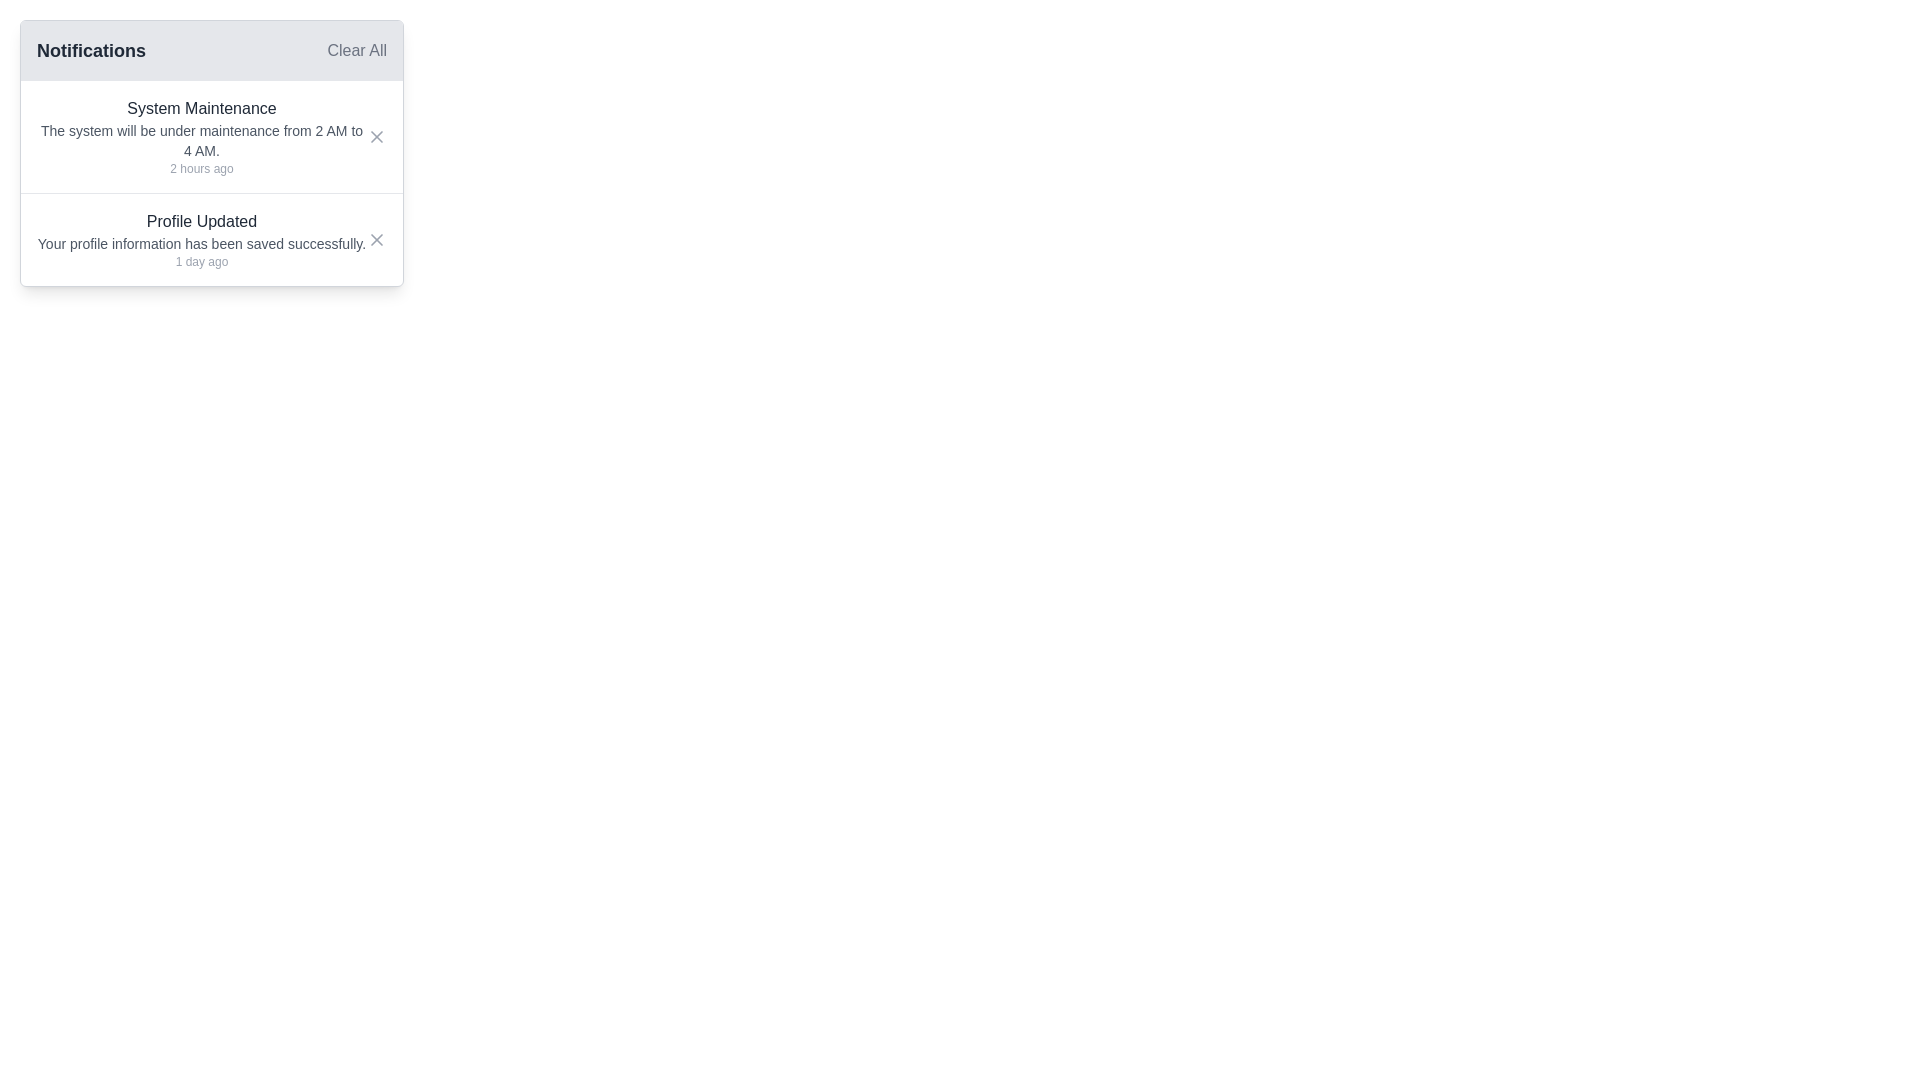  Describe the element at coordinates (201, 261) in the screenshot. I see `the static text label that indicates the time elapsed since the 'Profile Updated' notification was triggered, located at the bottom of the notification message` at that location.